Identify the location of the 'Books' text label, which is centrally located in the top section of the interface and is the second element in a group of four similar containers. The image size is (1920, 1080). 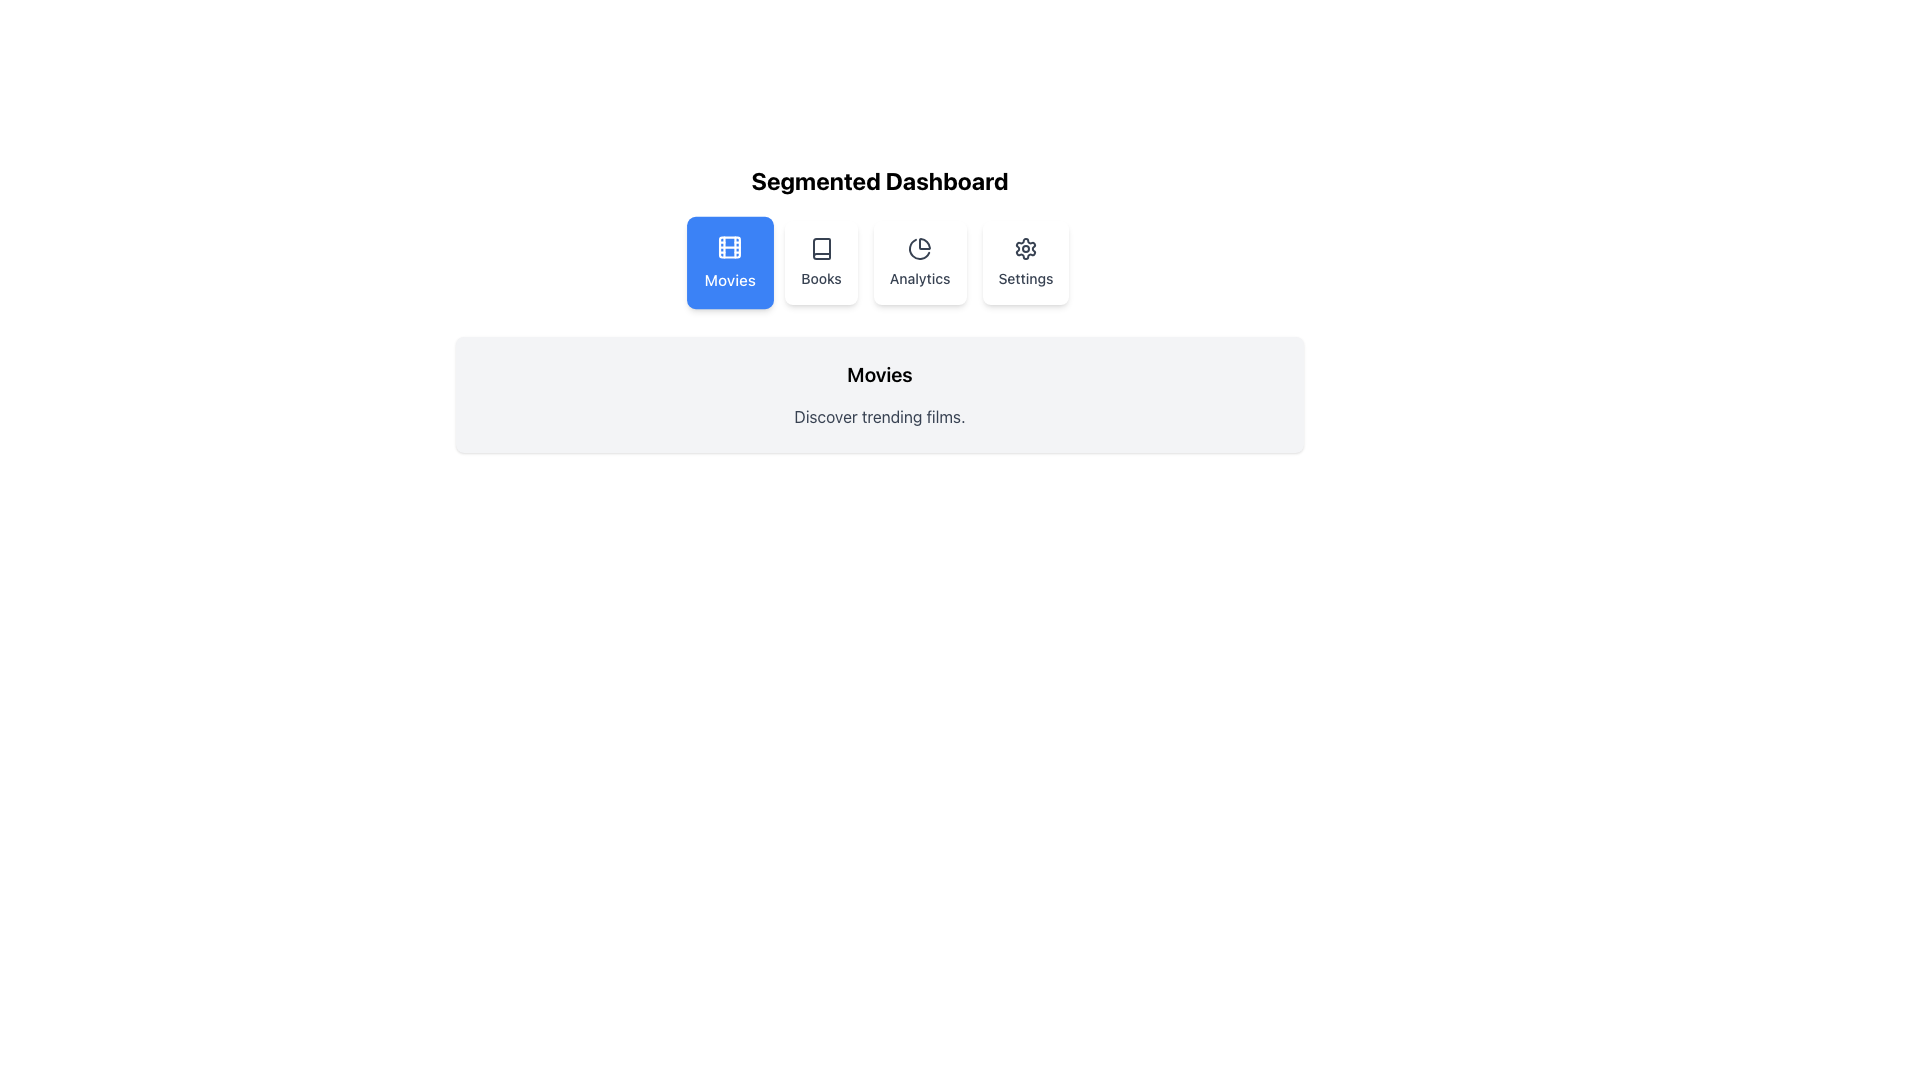
(821, 278).